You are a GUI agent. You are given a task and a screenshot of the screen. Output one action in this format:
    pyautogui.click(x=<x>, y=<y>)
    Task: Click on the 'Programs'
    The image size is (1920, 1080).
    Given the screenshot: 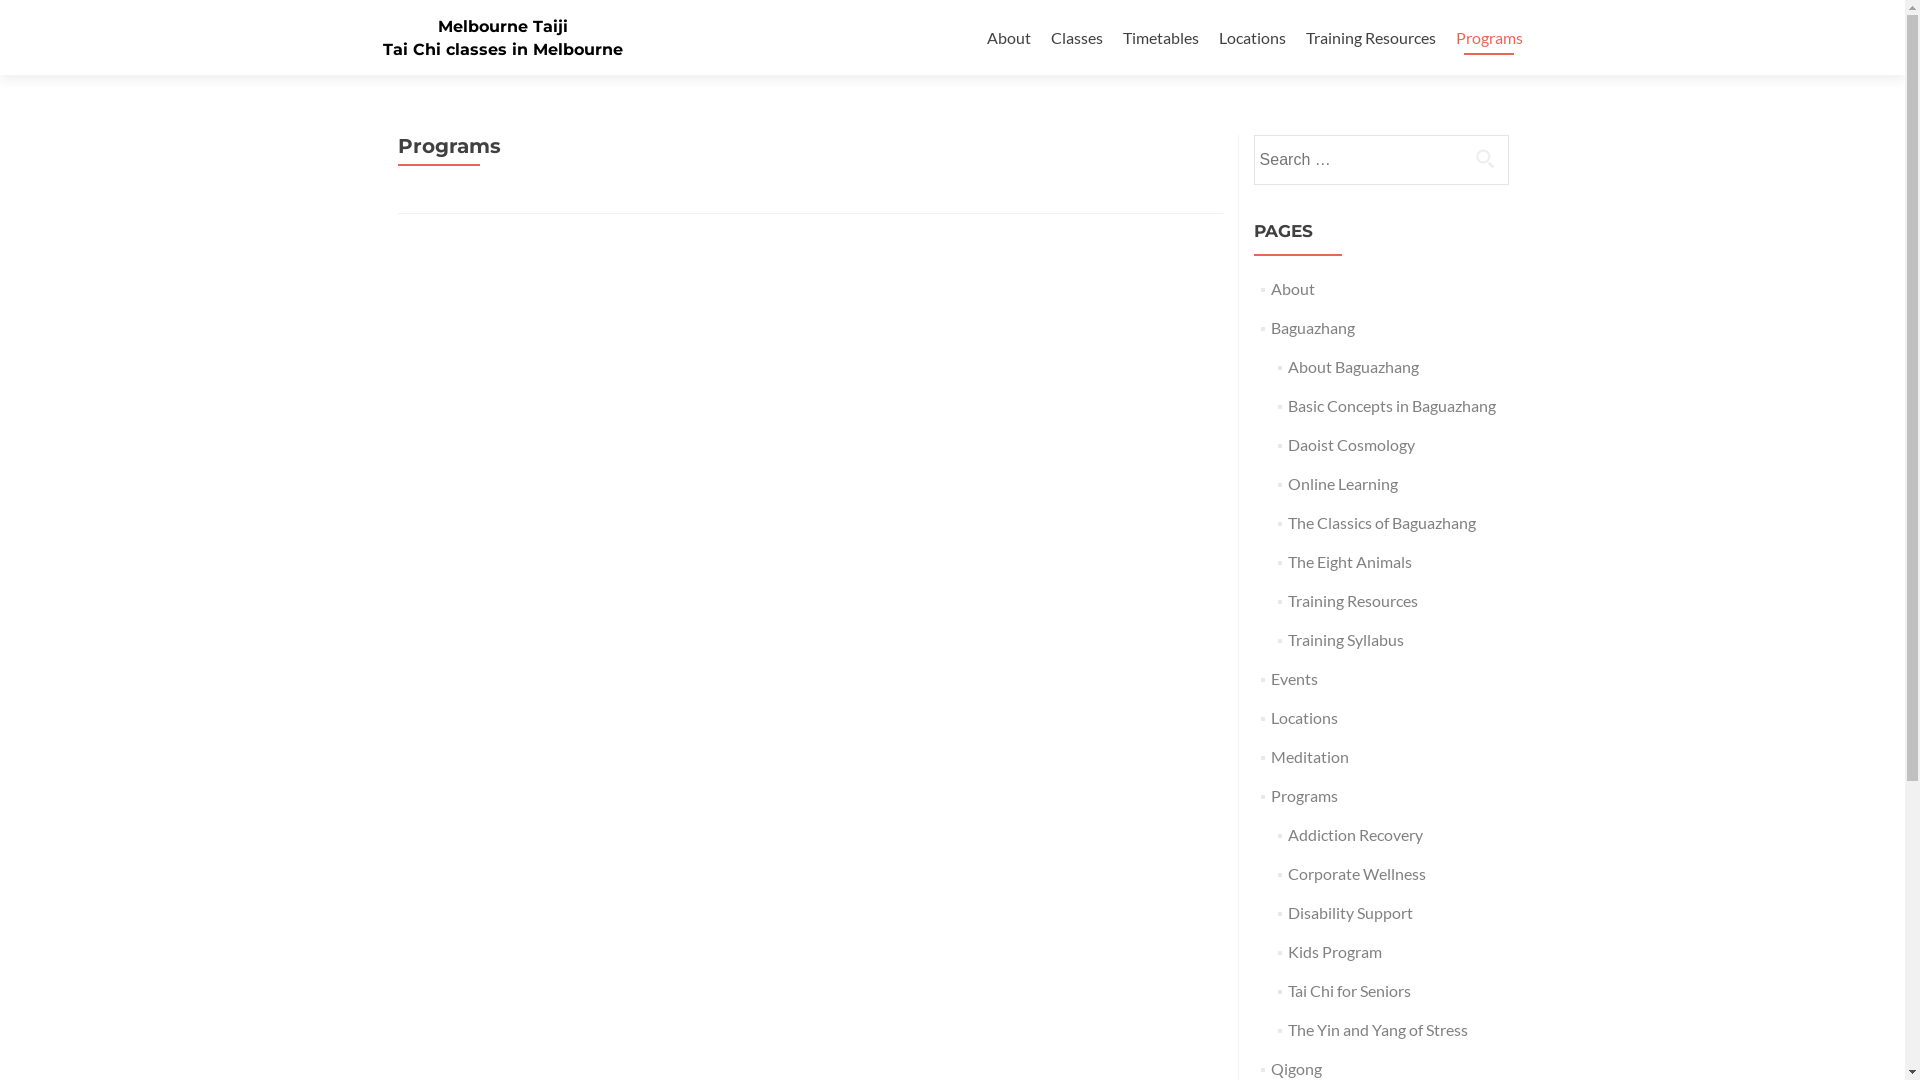 What is the action you would take?
    pyautogui.click(x=1489, y=37)
    